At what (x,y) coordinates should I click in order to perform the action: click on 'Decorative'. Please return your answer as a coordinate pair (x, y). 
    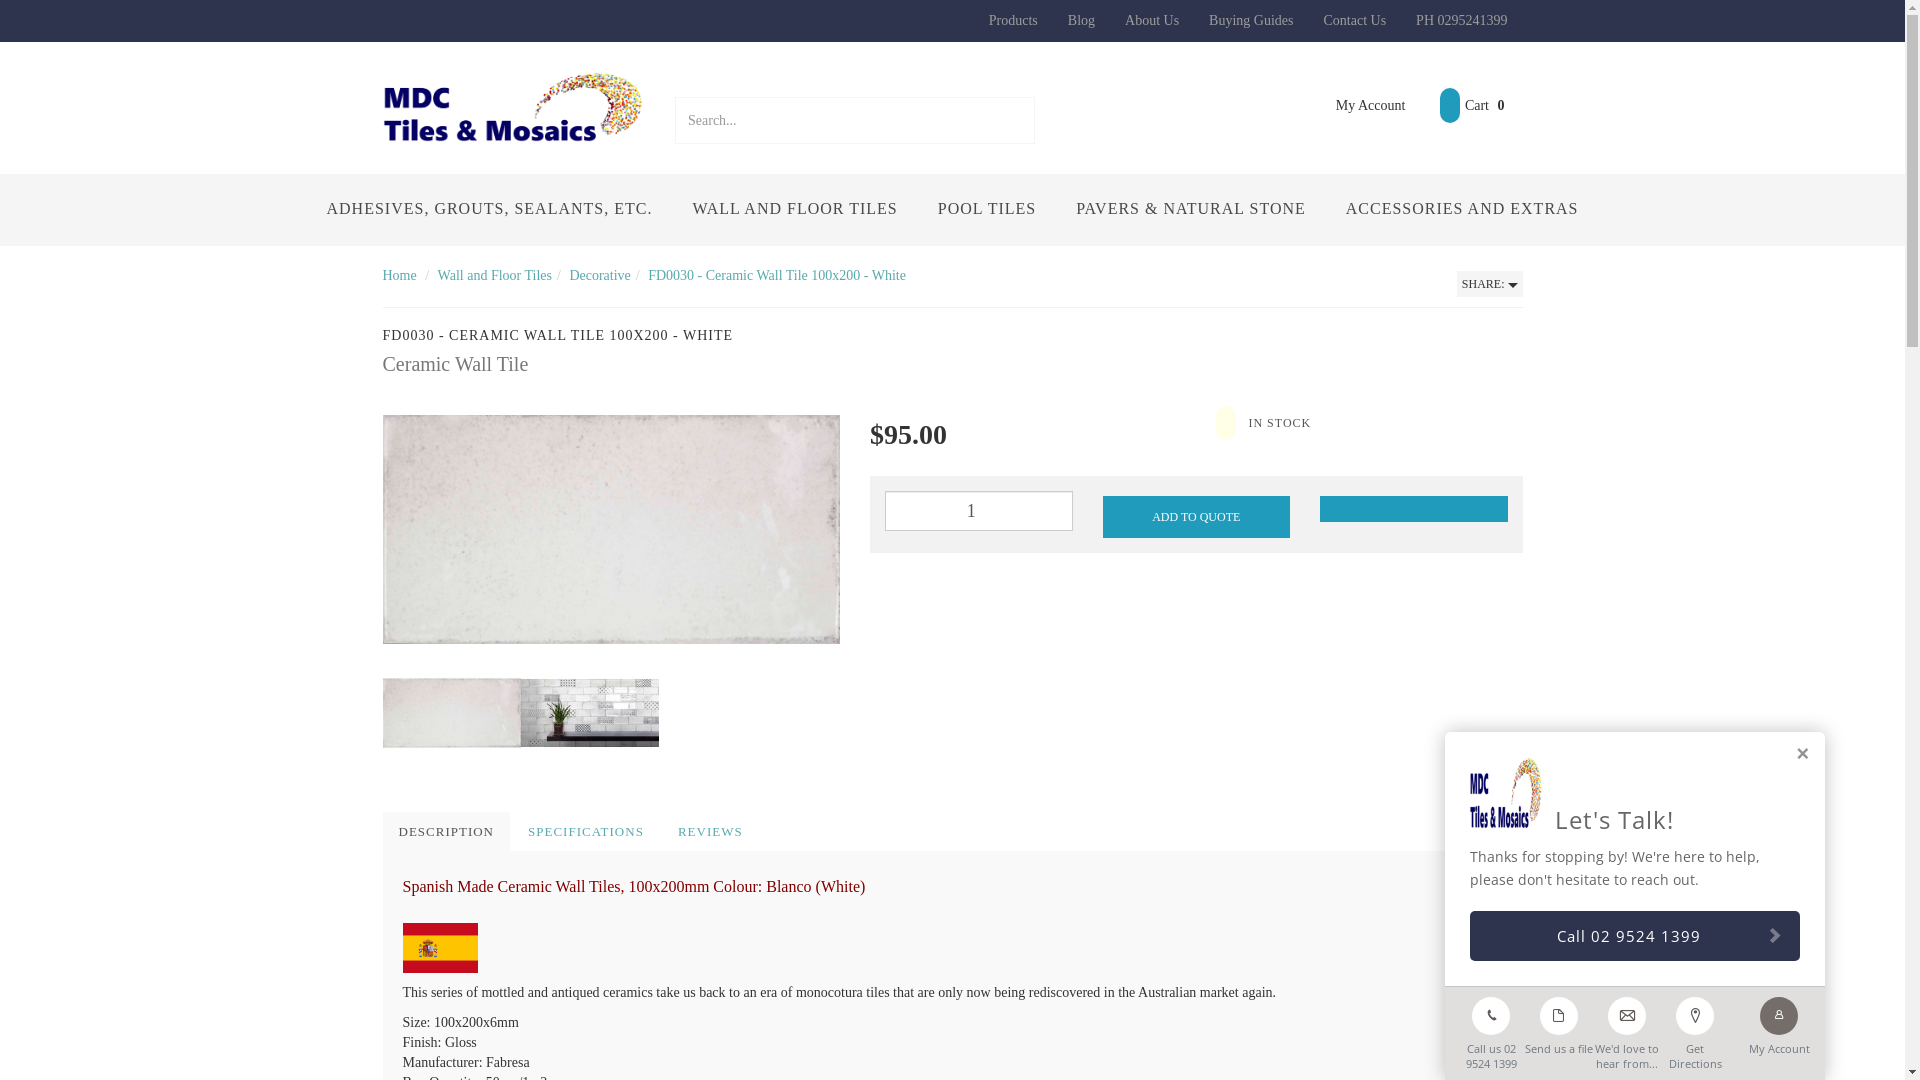
    Looking at the image, I should click on (598, 275).